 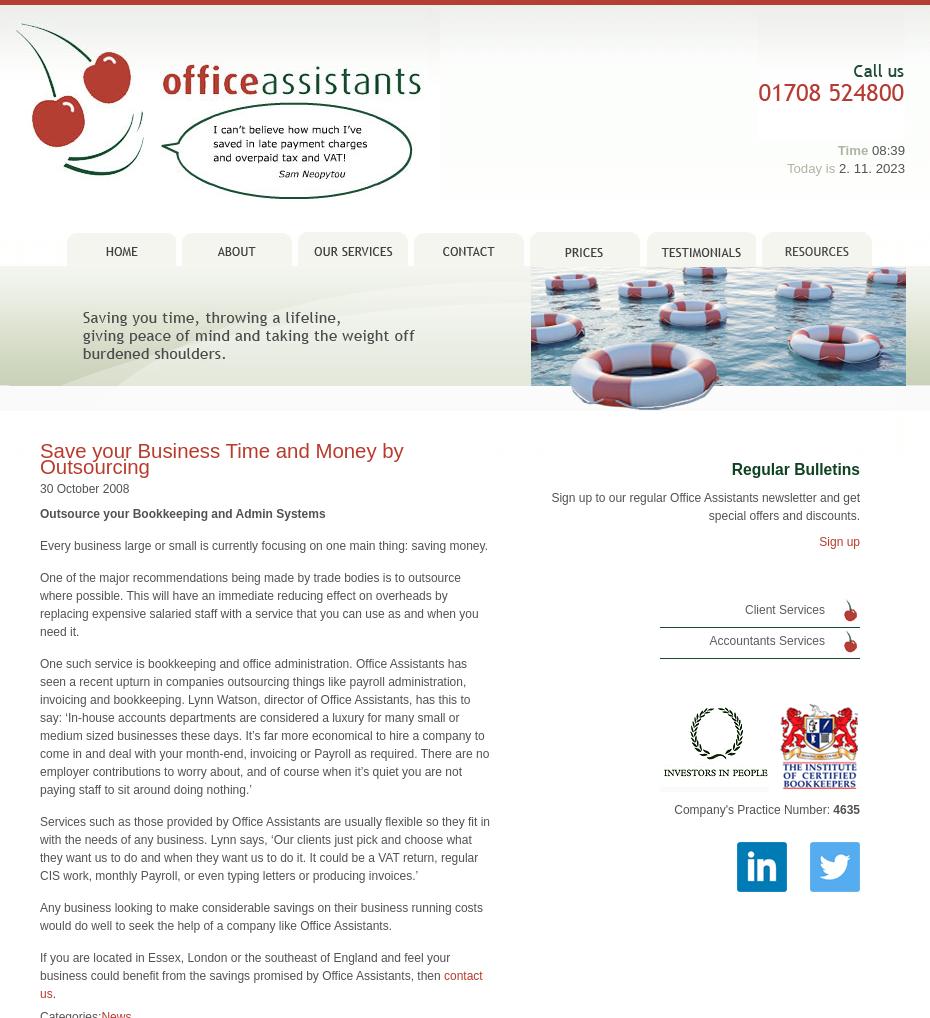 What do you see at coordinates (181, 483) in the screenshot?
I see `'Outsource your Bookkeeping and Admin Systems'` at bounding box center [181, 483].